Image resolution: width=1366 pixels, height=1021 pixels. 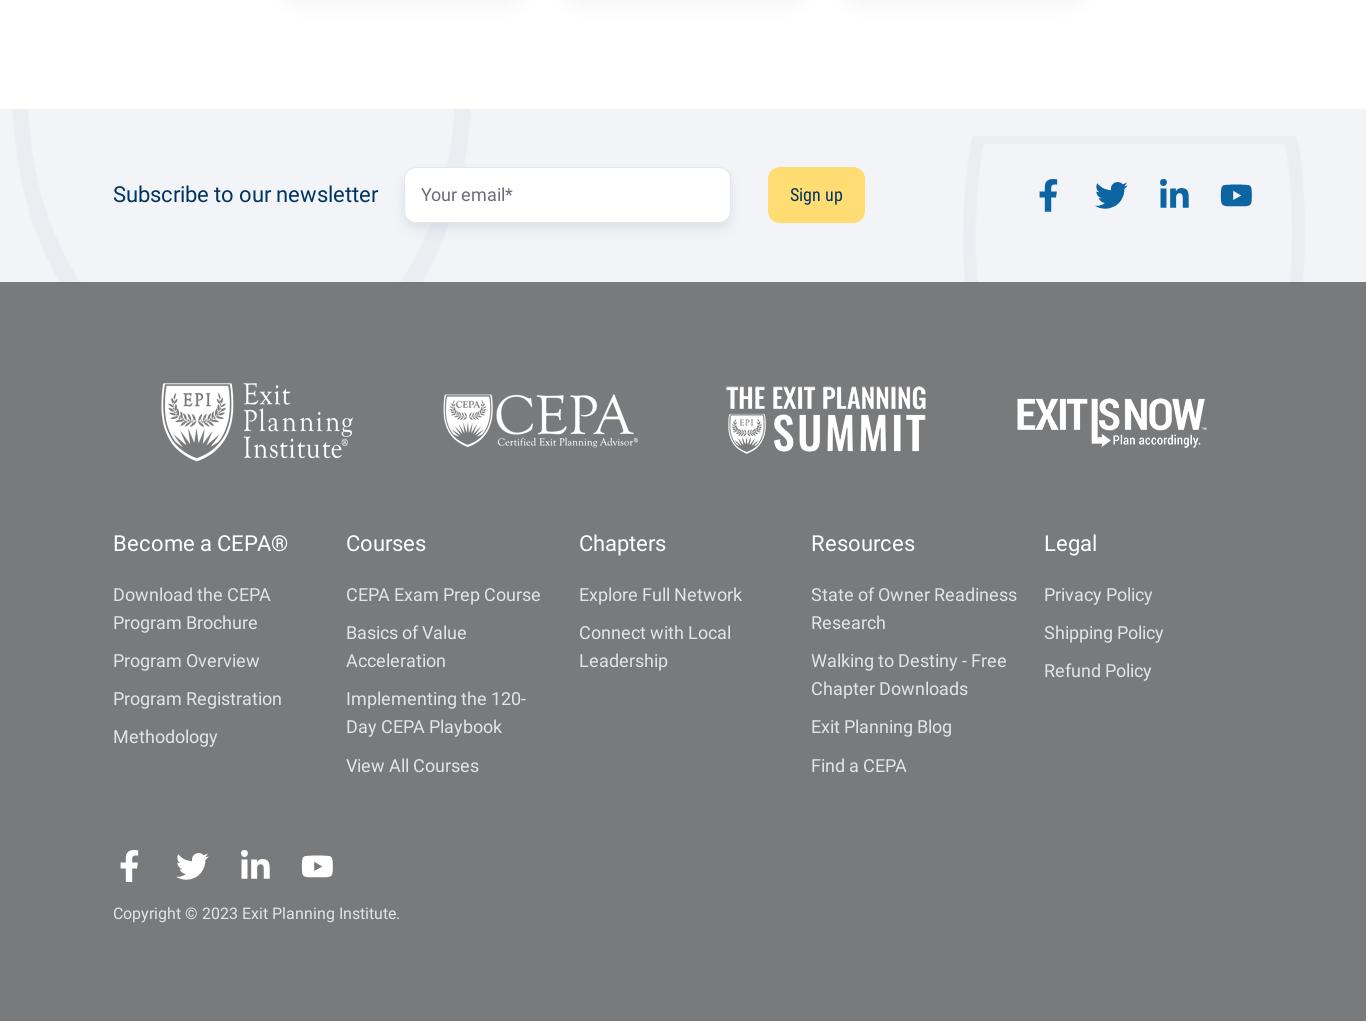 What do you see at coordinates (112, 698) in the screenshot?
I see `'Program Registration'` at bounding box center [112, 698].